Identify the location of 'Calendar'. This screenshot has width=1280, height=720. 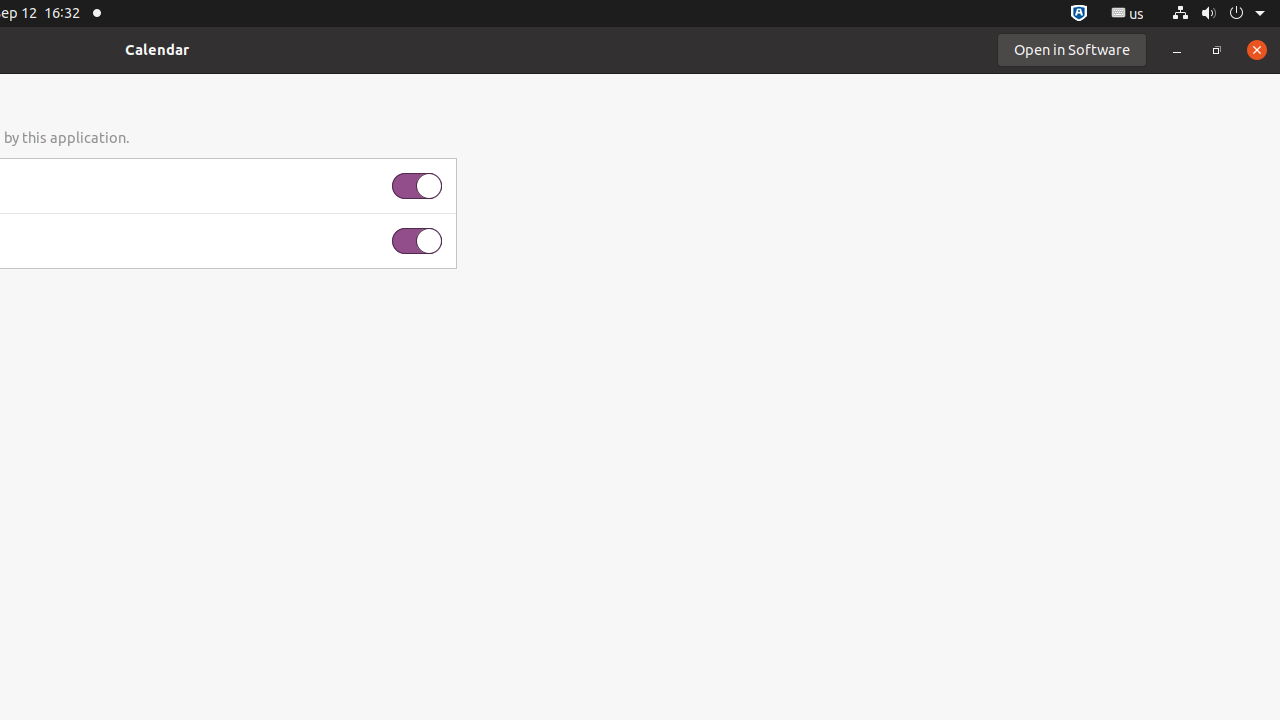
(156, 48).